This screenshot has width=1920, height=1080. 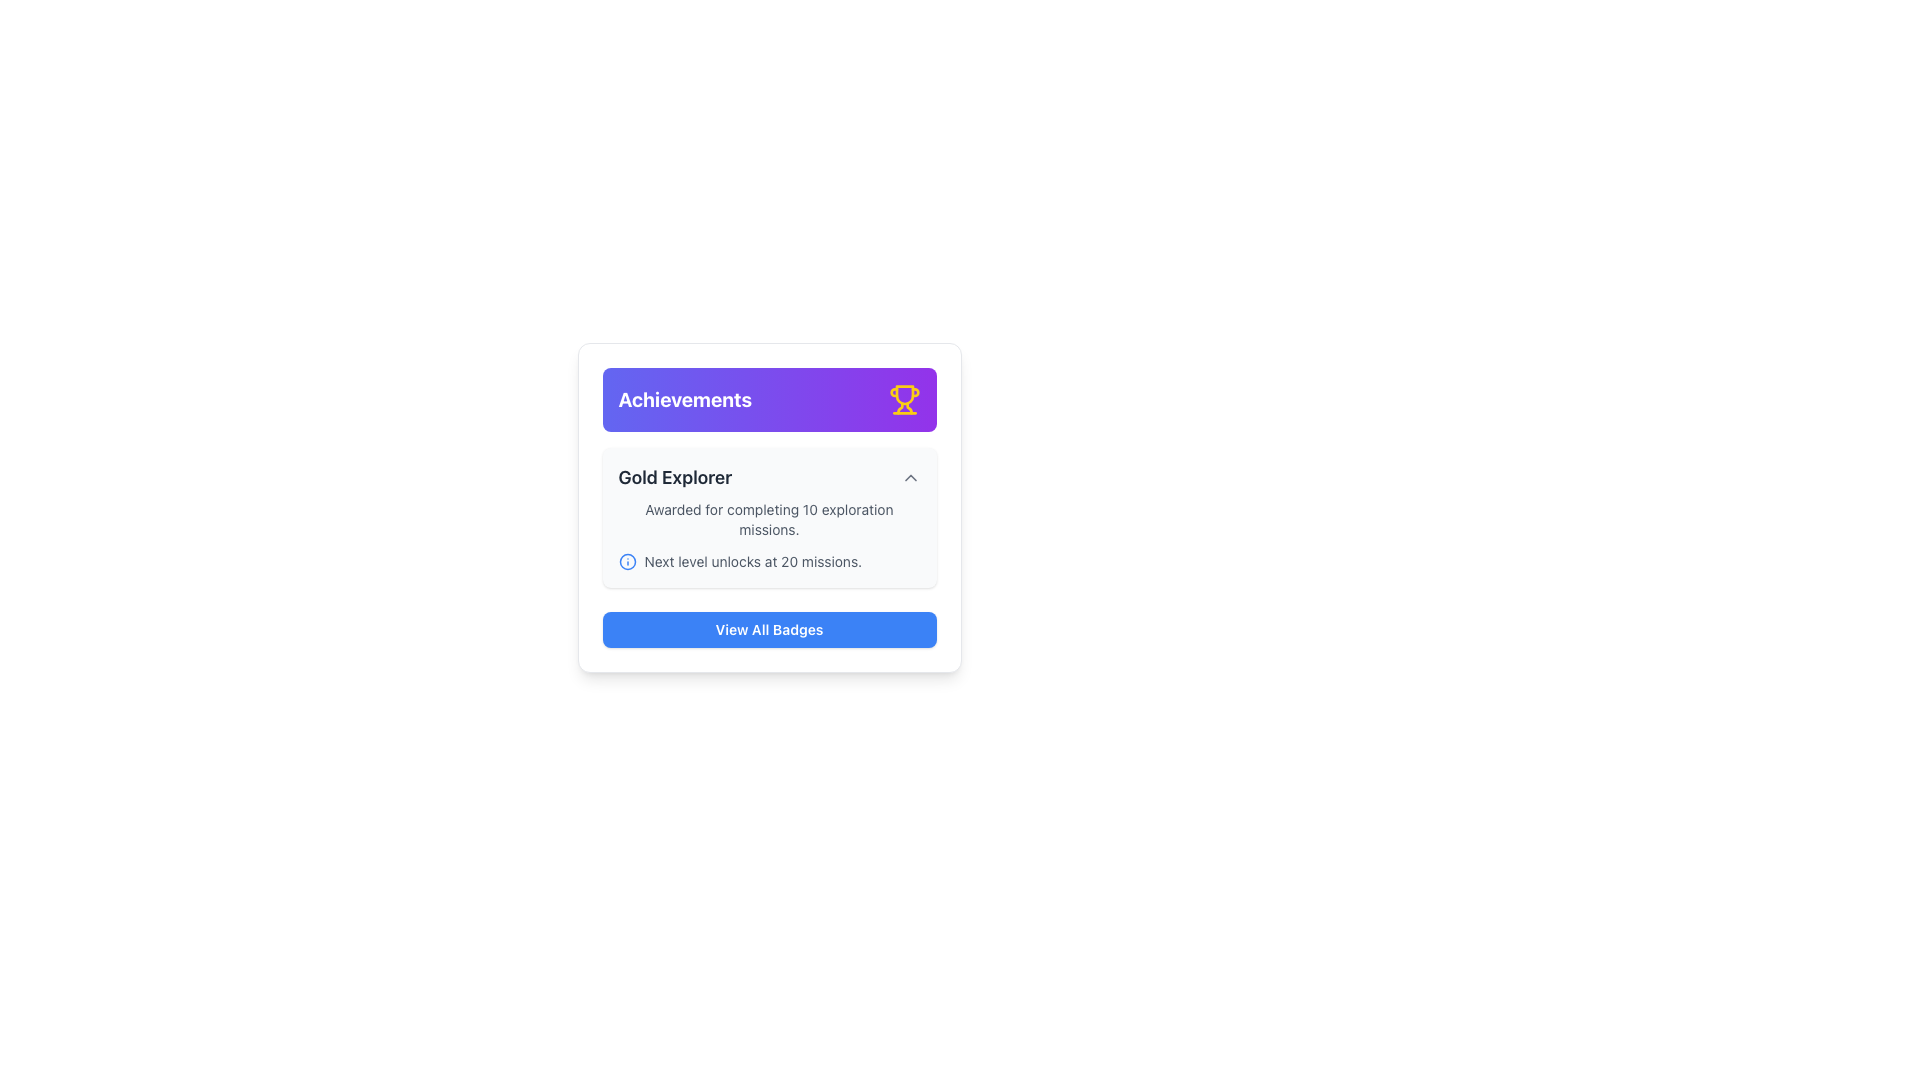 I want to click on the decorative icon located on the top-right corner of the purple header bar labeled 'Achievements', which symbolizes the section's purpose, so click(x=903, y=400).